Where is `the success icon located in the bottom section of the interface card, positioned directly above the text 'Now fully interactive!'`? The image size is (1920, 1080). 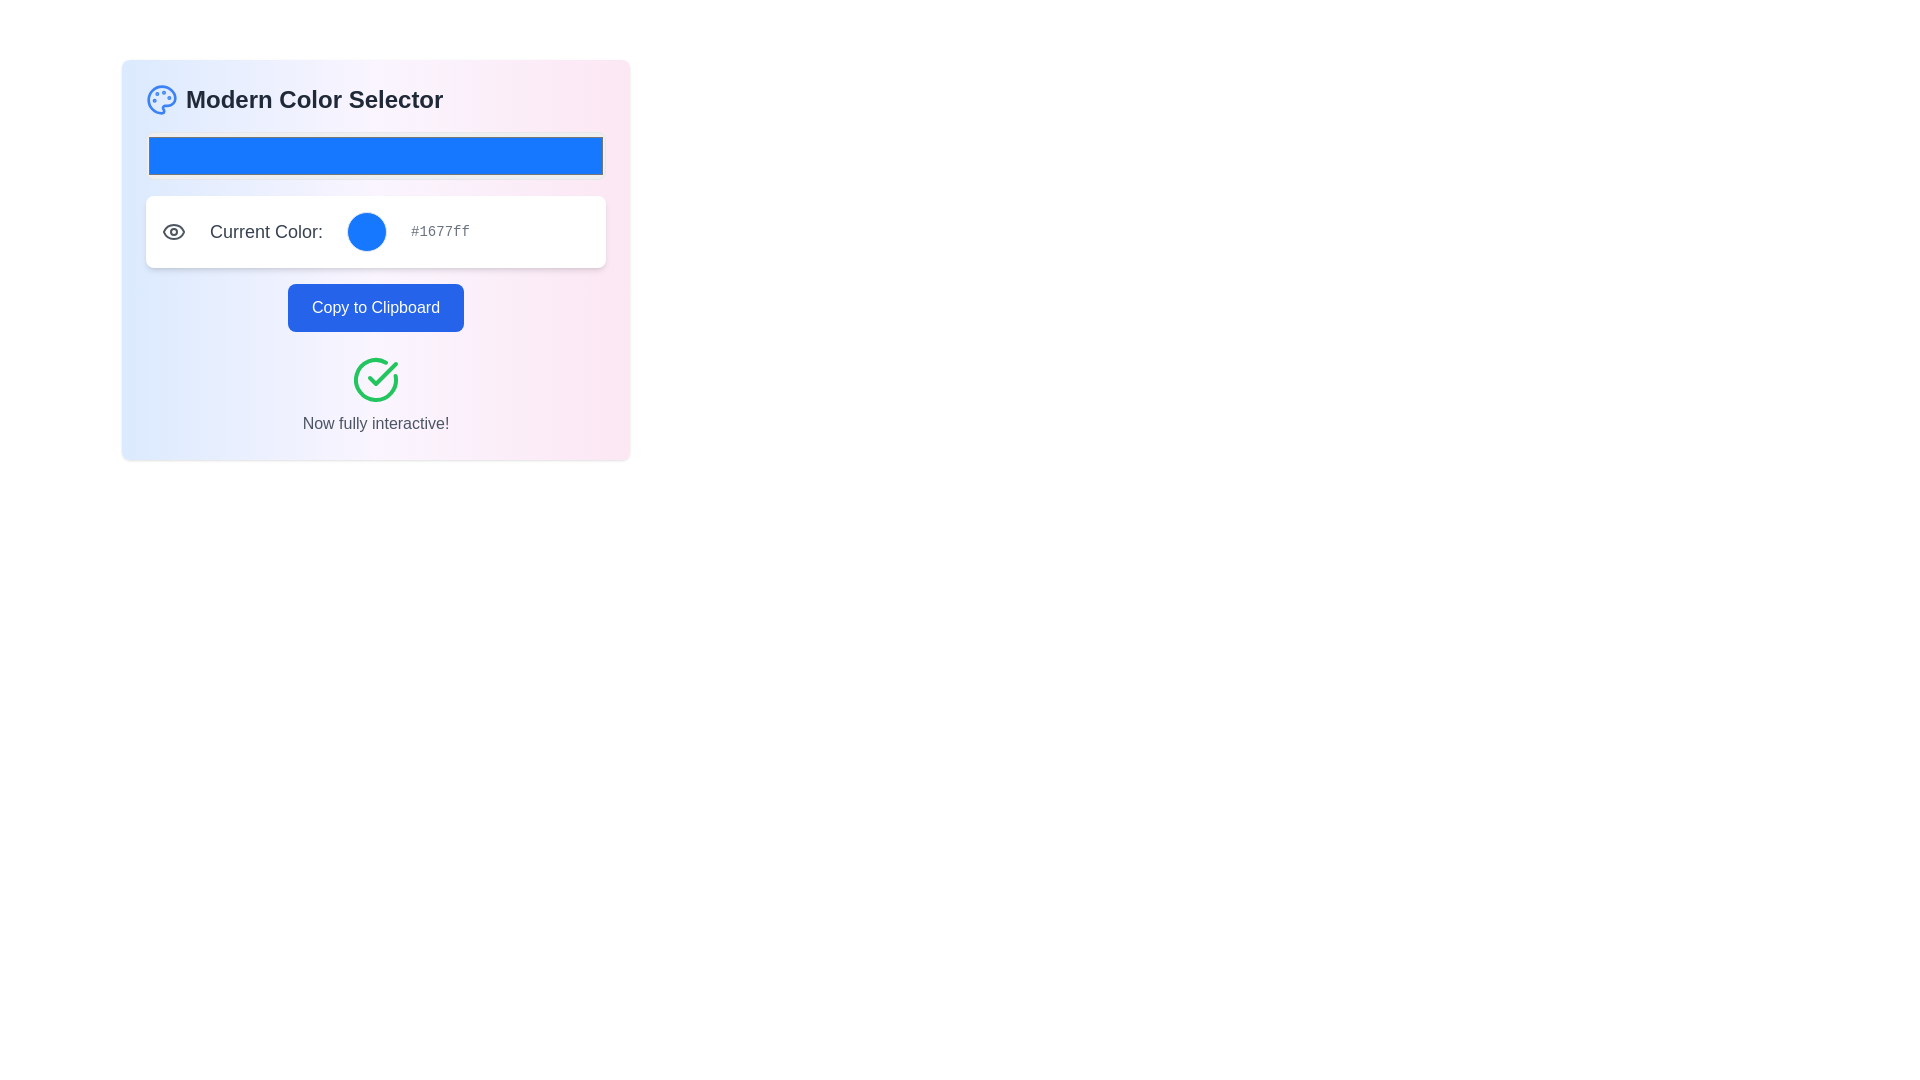 the success icon located in the bottom section of the interface card, positioned directly above the text 'Now fully interactive!' is located at coordinates (375, 380).